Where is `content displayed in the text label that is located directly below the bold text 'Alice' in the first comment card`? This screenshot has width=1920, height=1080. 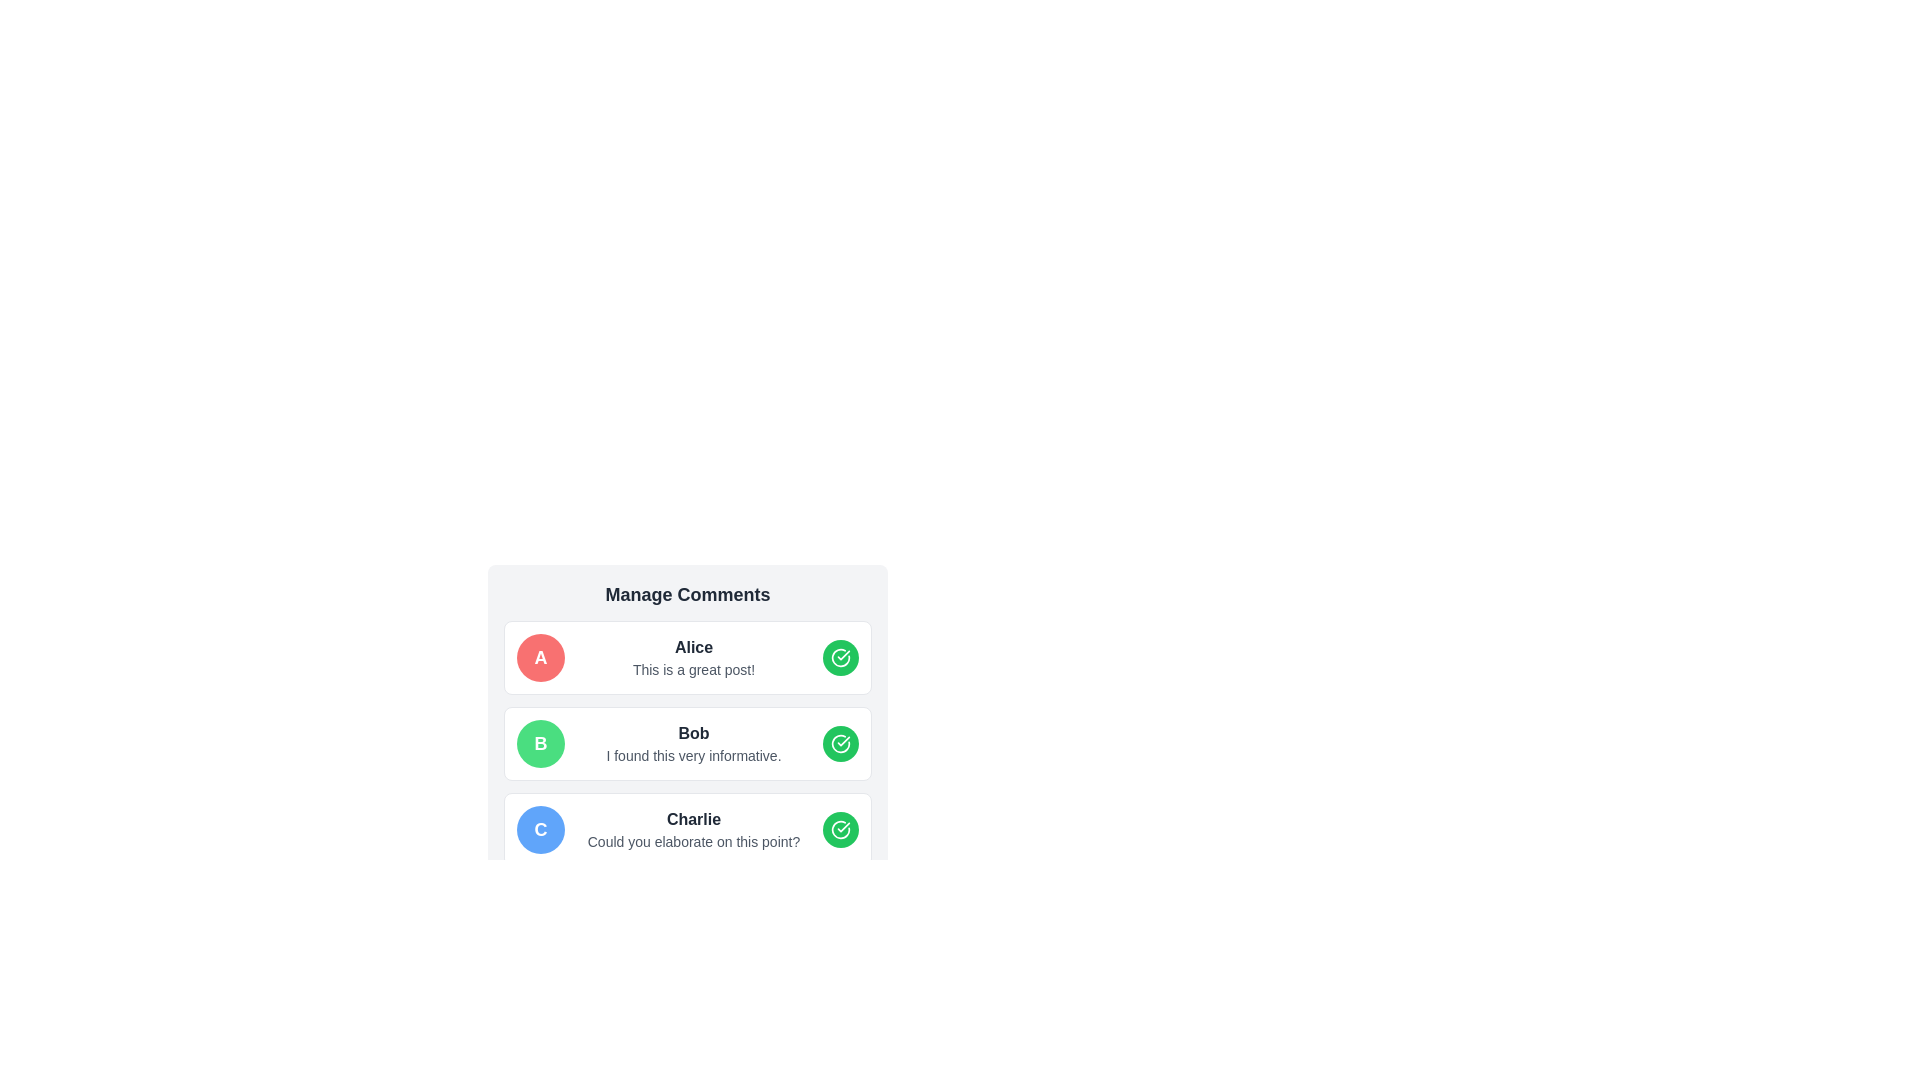 content displayed in the text label that is located directly below the bold text 'Alice' in the first comment card is located at coordinates (694, 670).